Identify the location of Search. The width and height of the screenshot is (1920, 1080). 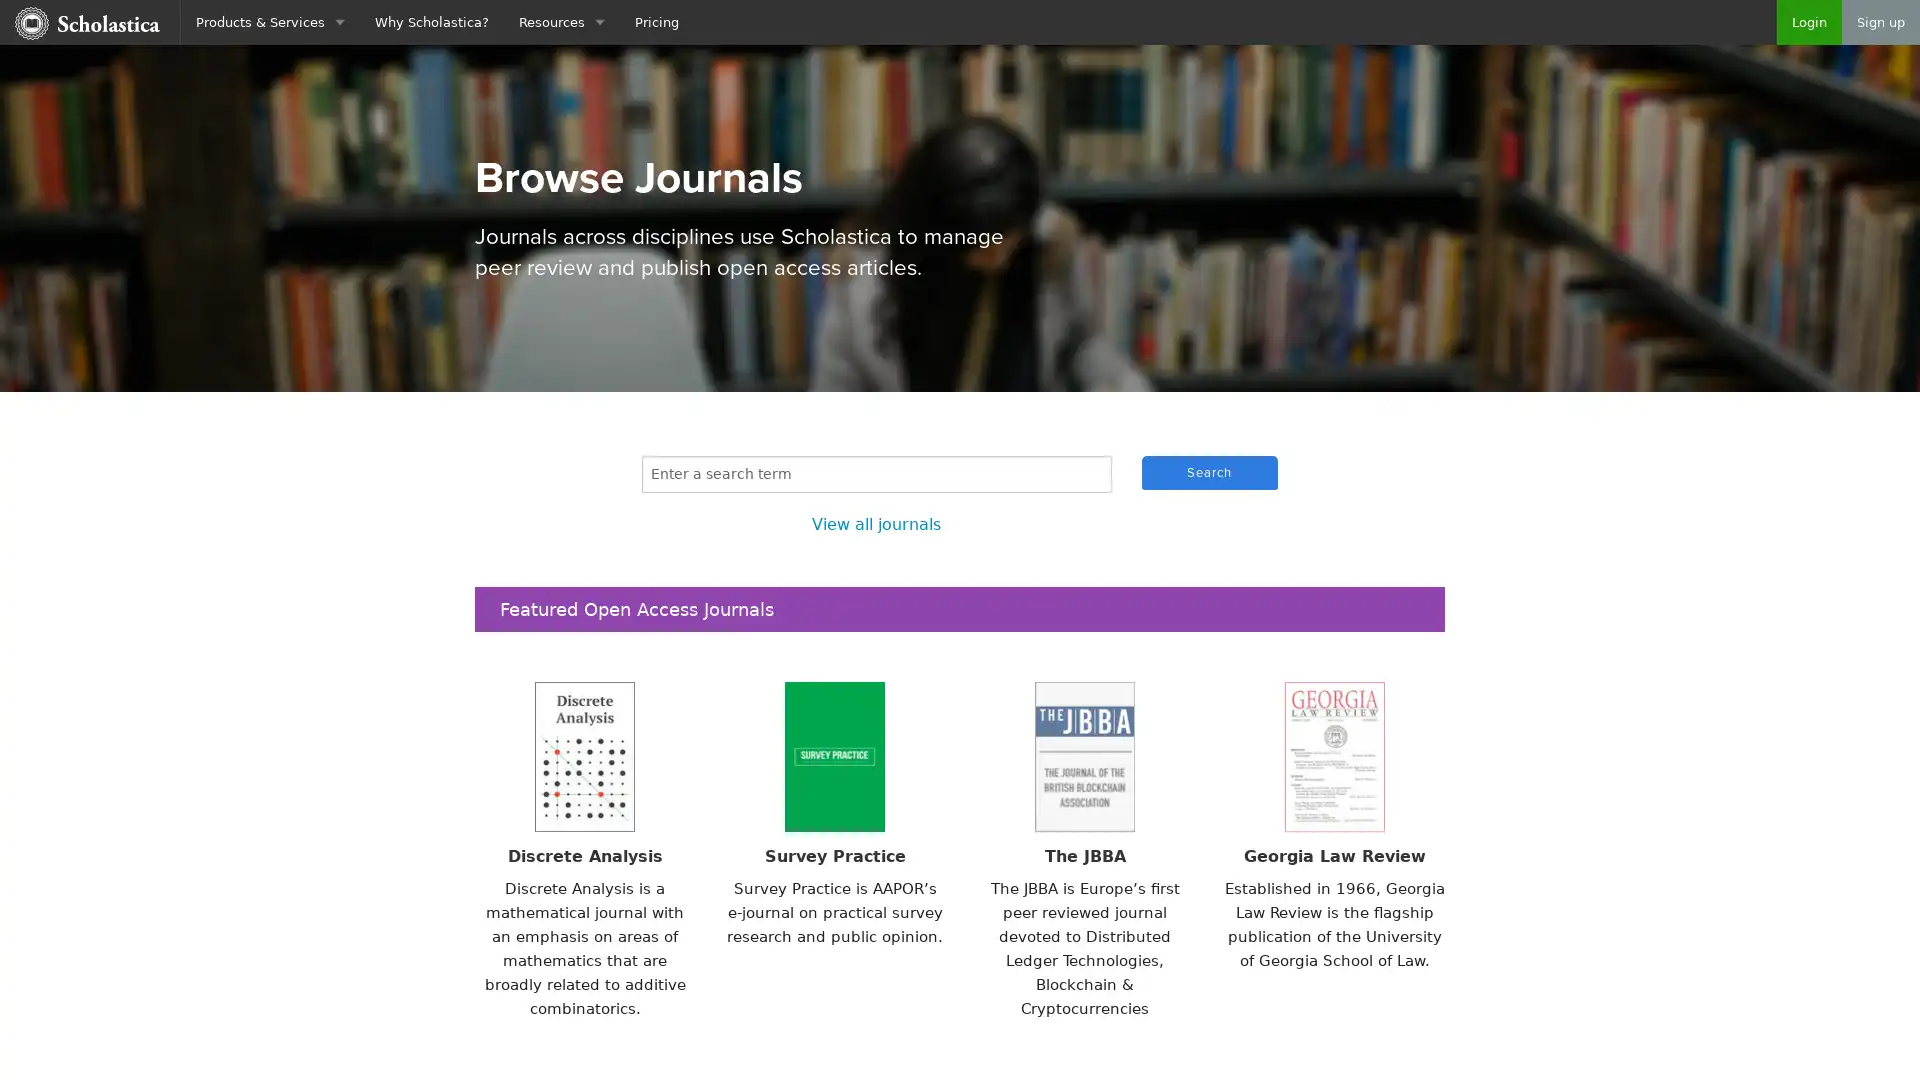
(1208, 473).